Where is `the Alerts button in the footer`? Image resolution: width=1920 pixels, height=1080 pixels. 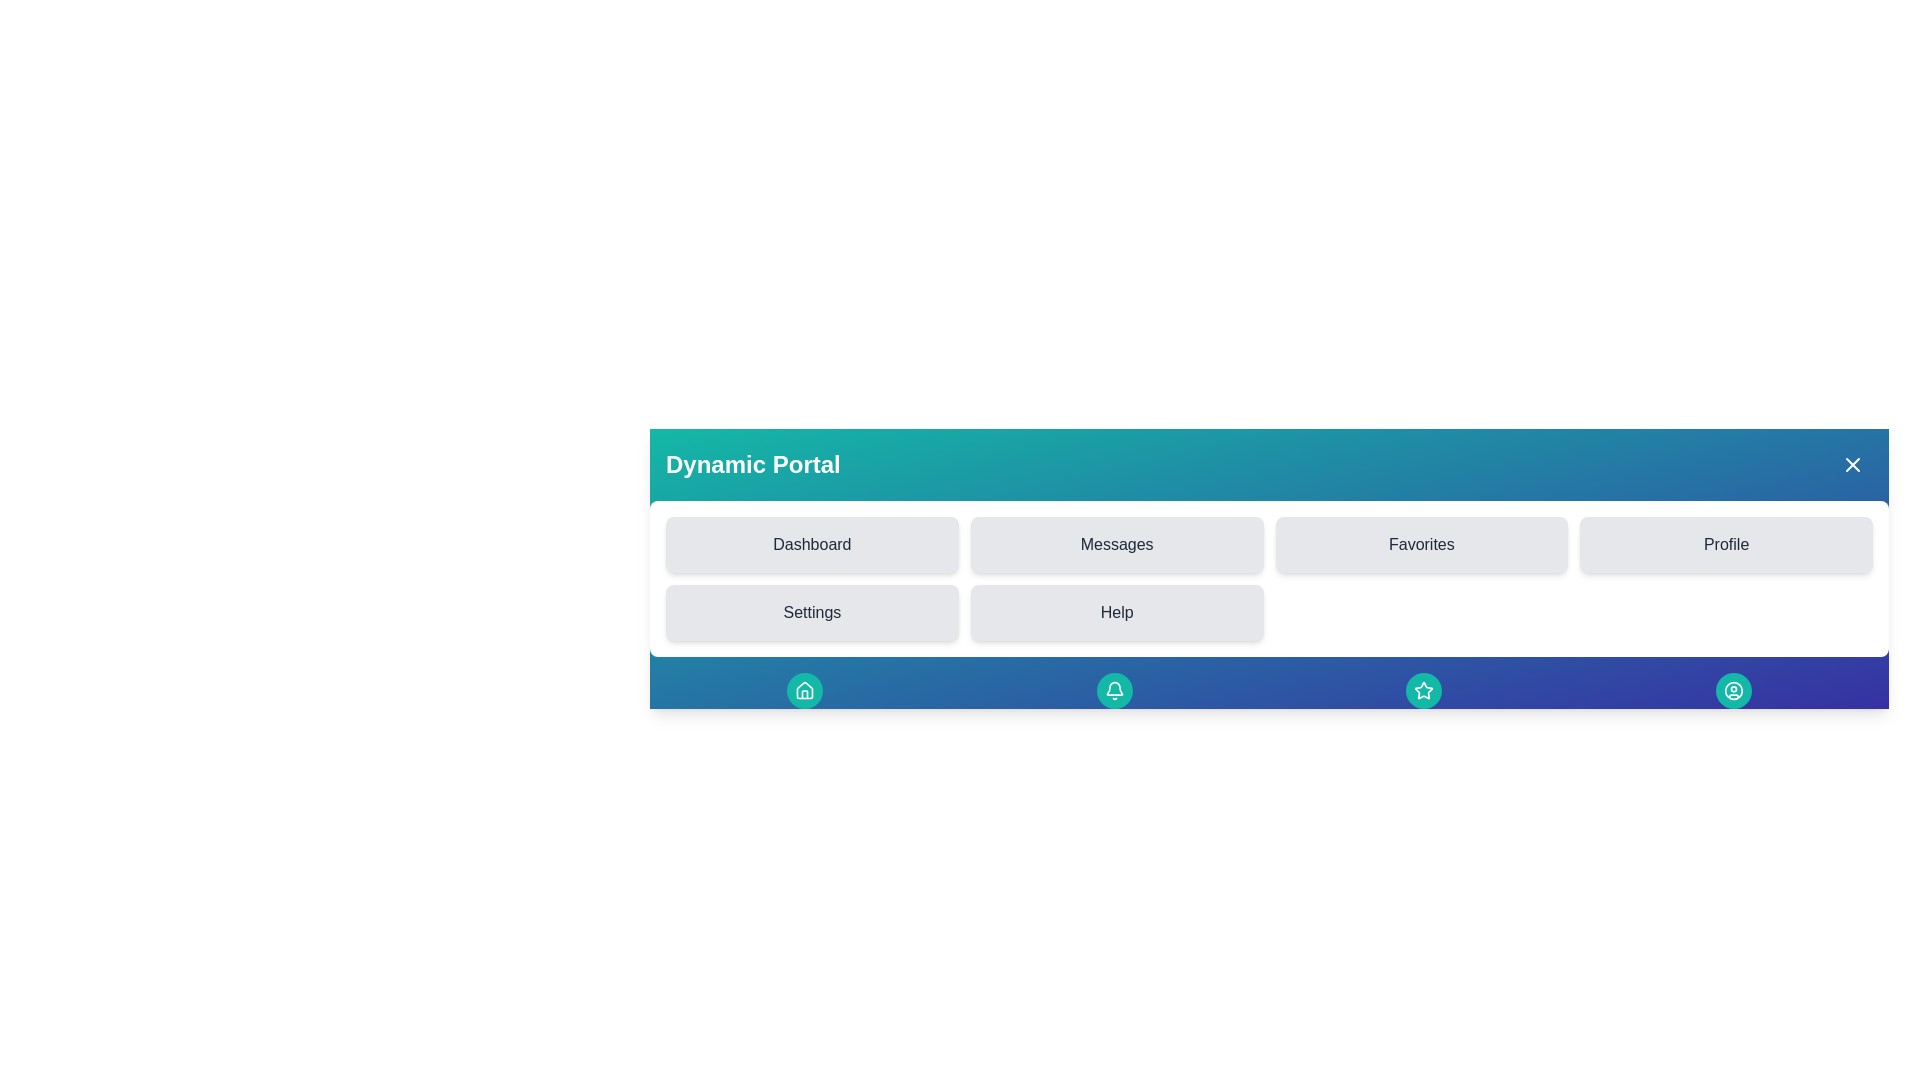
the Alerts button in the footer is located at coordinates (1113, 689).